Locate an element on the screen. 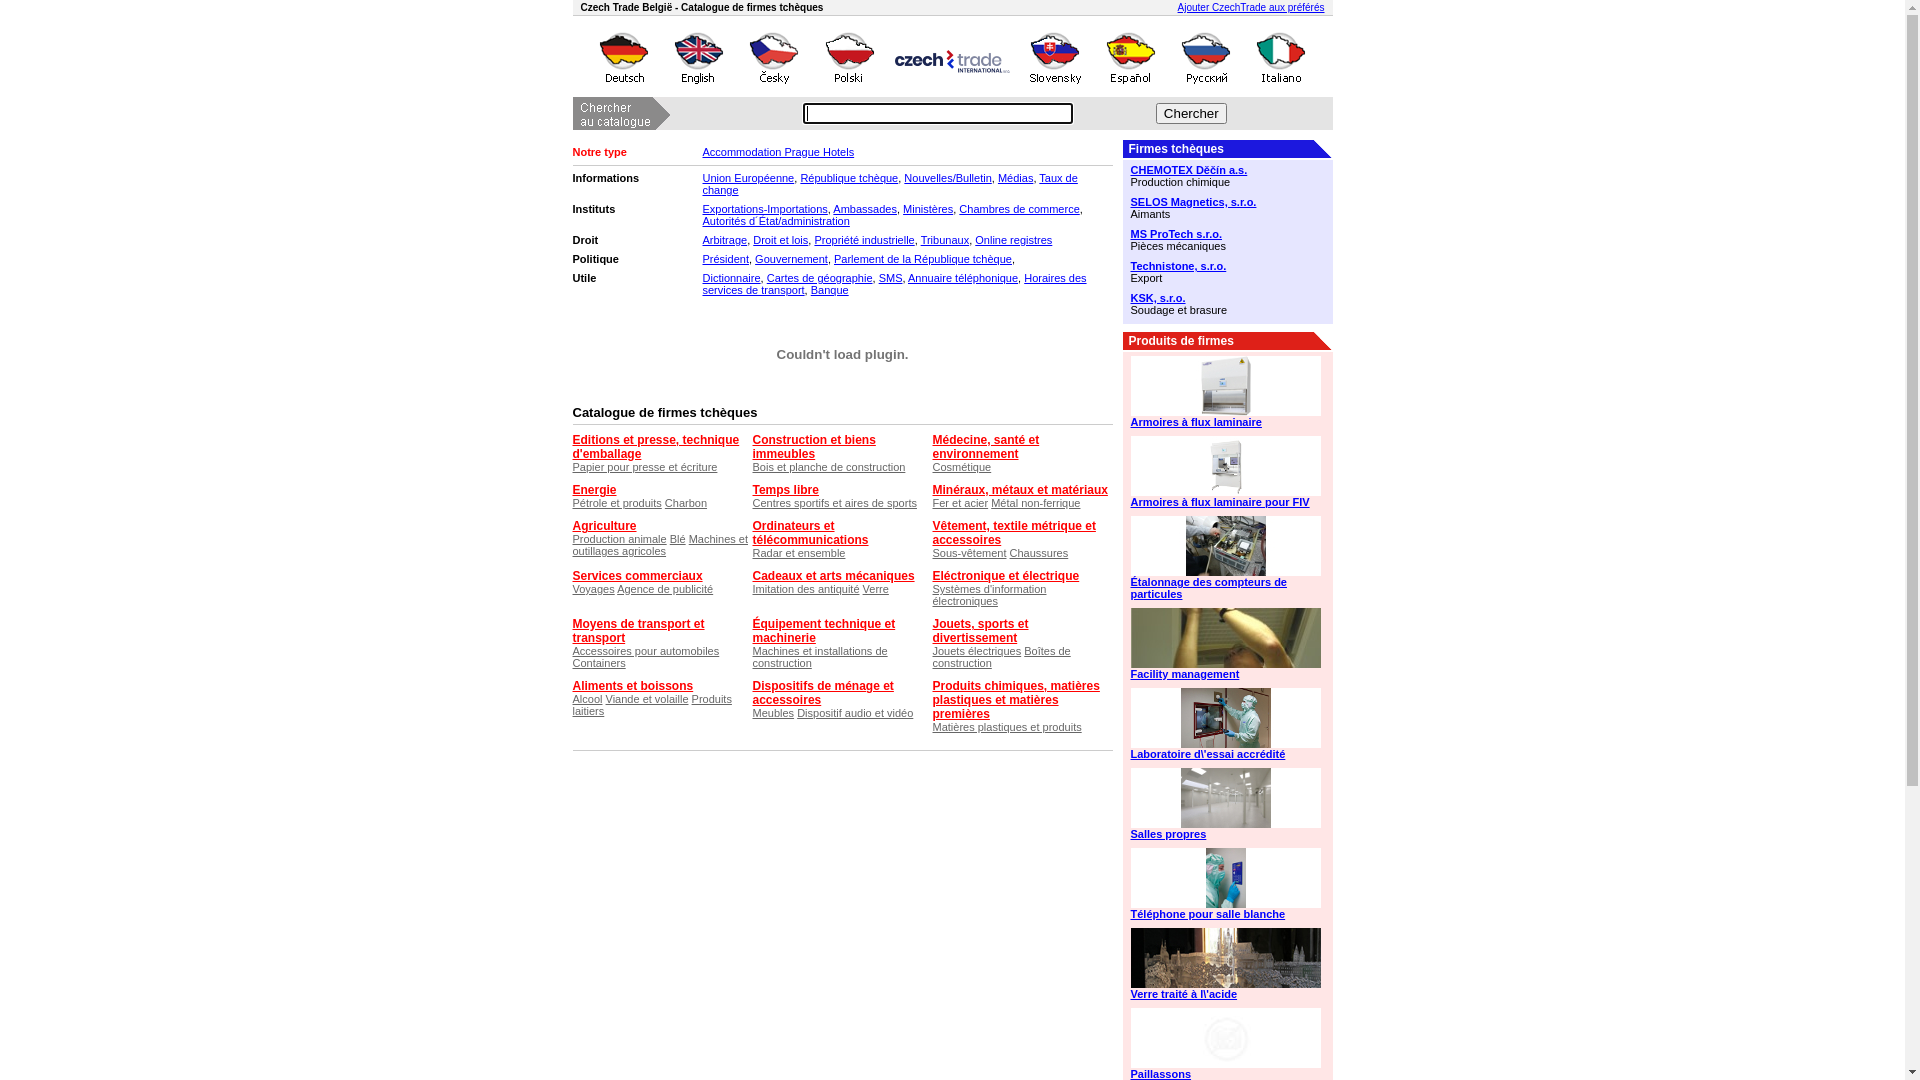 Image resolution: width=1920 pixels, height=1080 pixels. 'Banque' is located at coordinates (830, 289).